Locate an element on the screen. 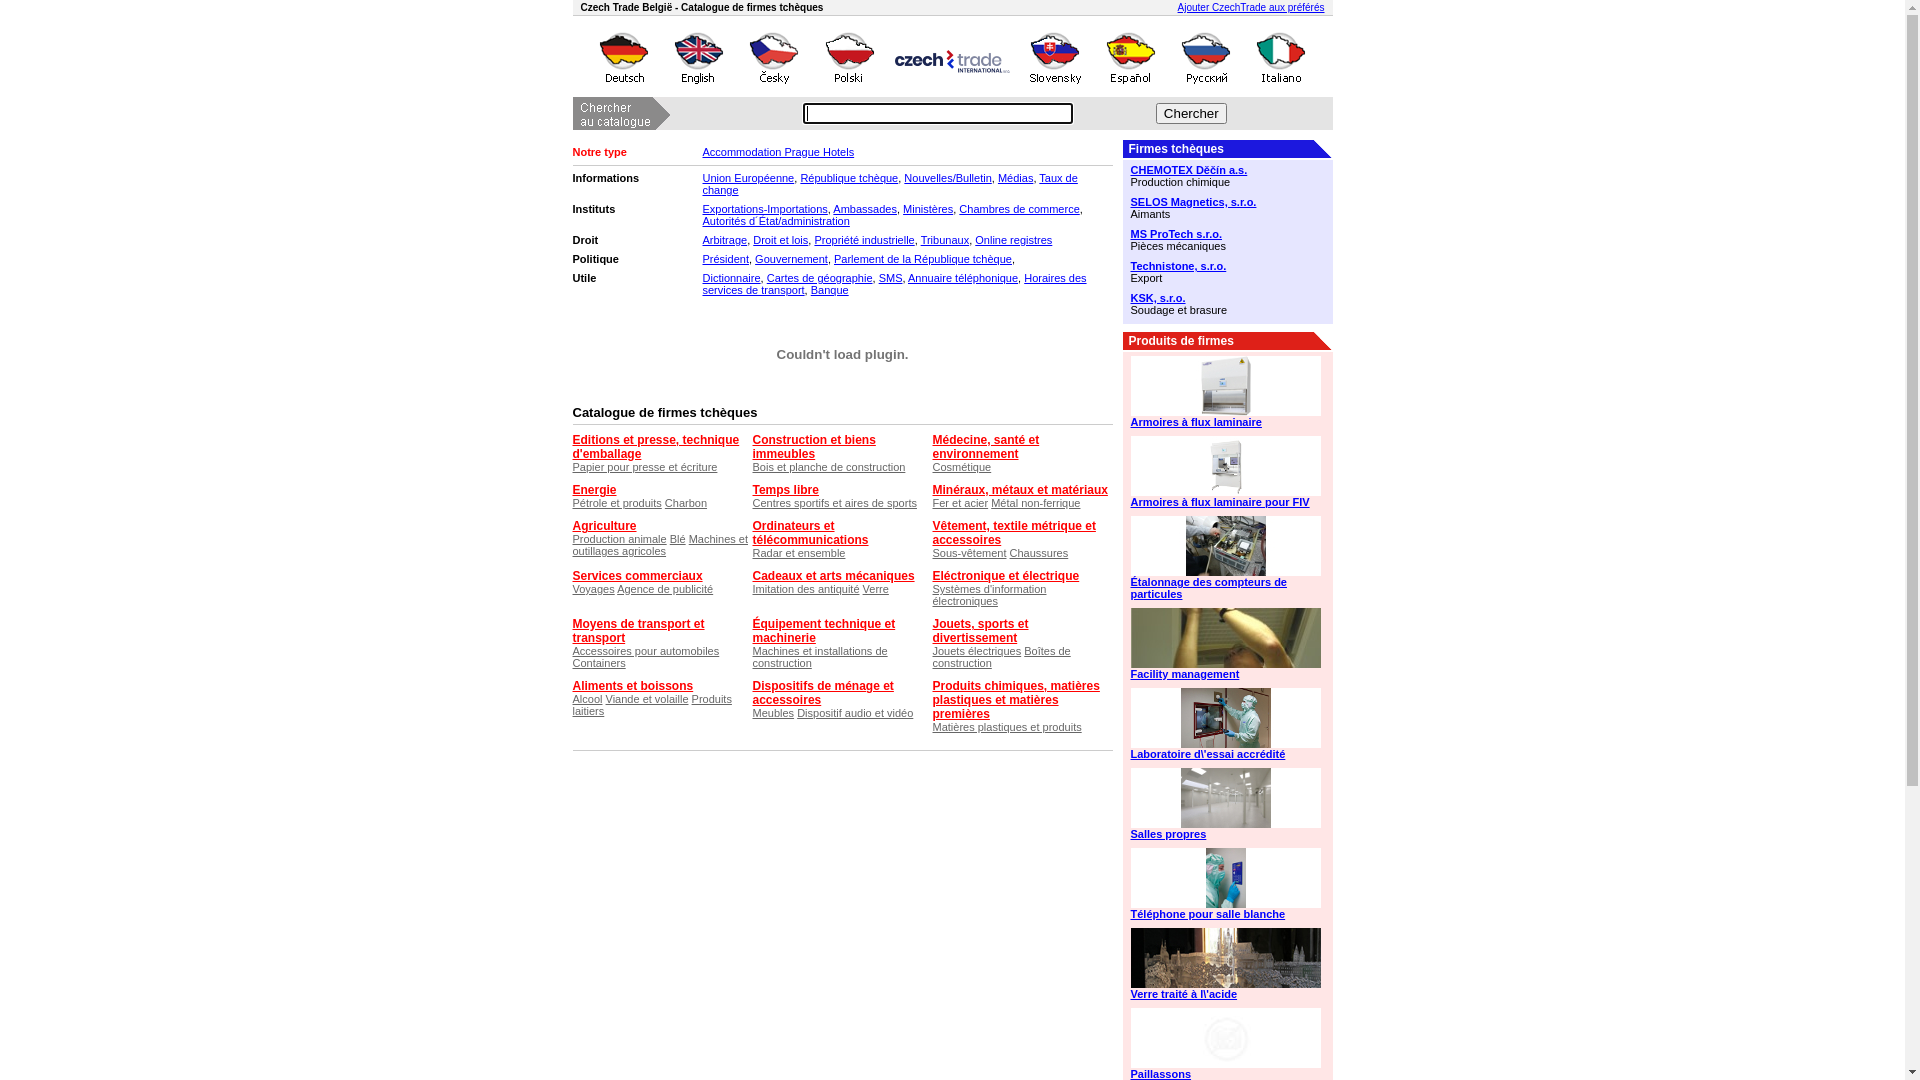 Image resolution: width=1920 pixels, height=1080 pixels. 'Banque' is located at coordinates (830, 289).